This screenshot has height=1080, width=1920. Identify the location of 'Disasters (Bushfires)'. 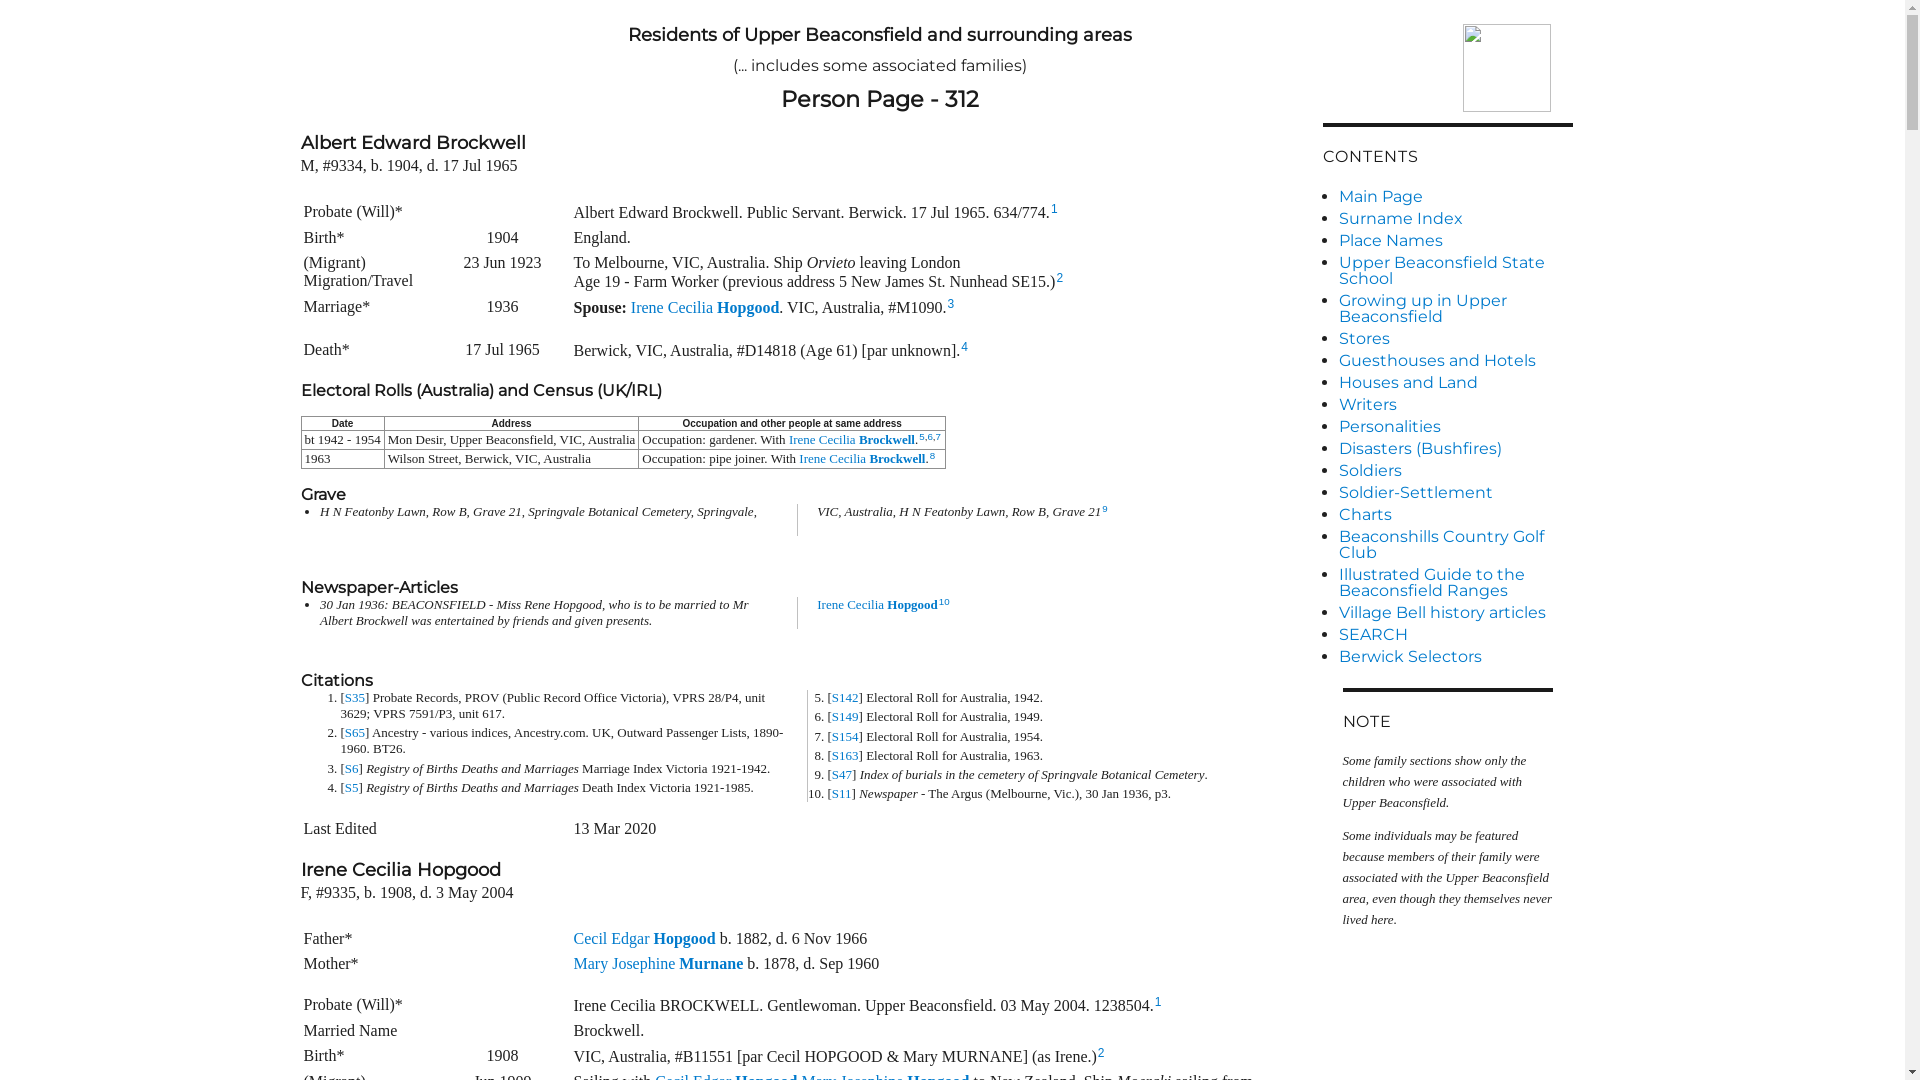
(1454, 447).